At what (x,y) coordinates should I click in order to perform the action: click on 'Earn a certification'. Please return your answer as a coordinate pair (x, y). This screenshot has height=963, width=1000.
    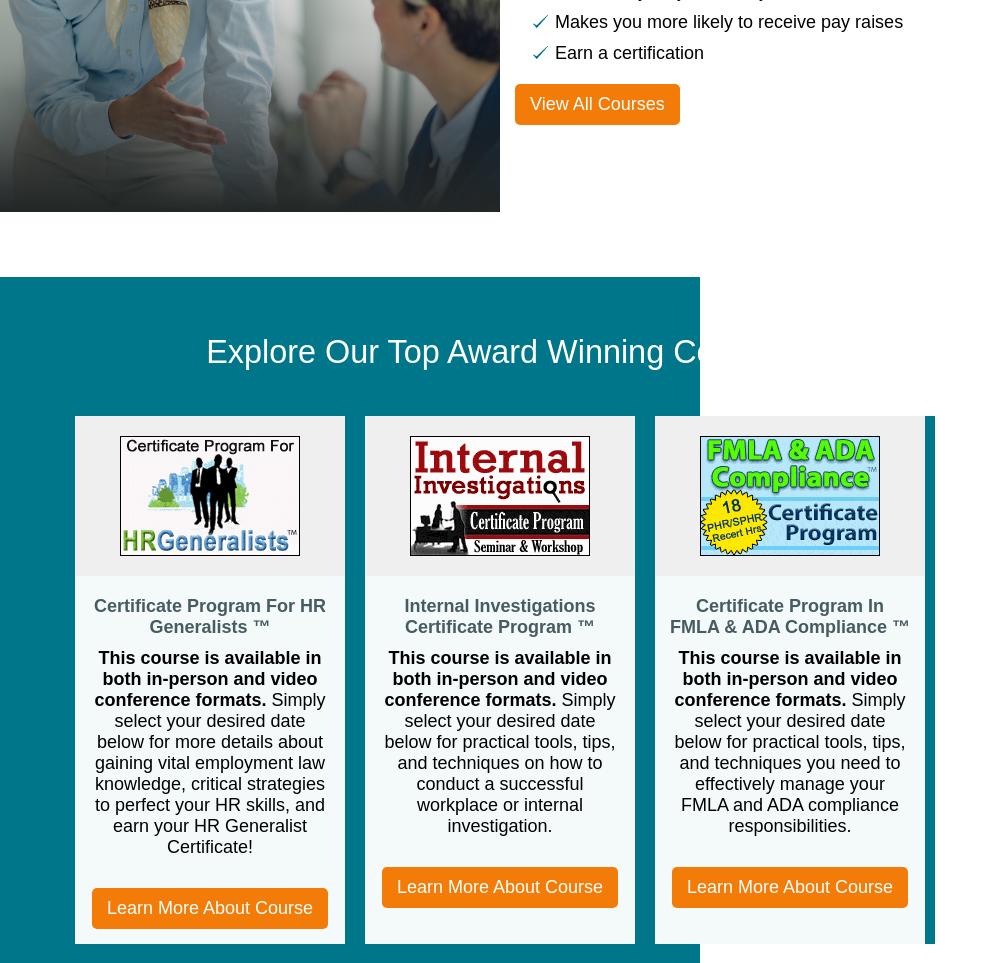
    Looking at the image, I should click on (629, 52).